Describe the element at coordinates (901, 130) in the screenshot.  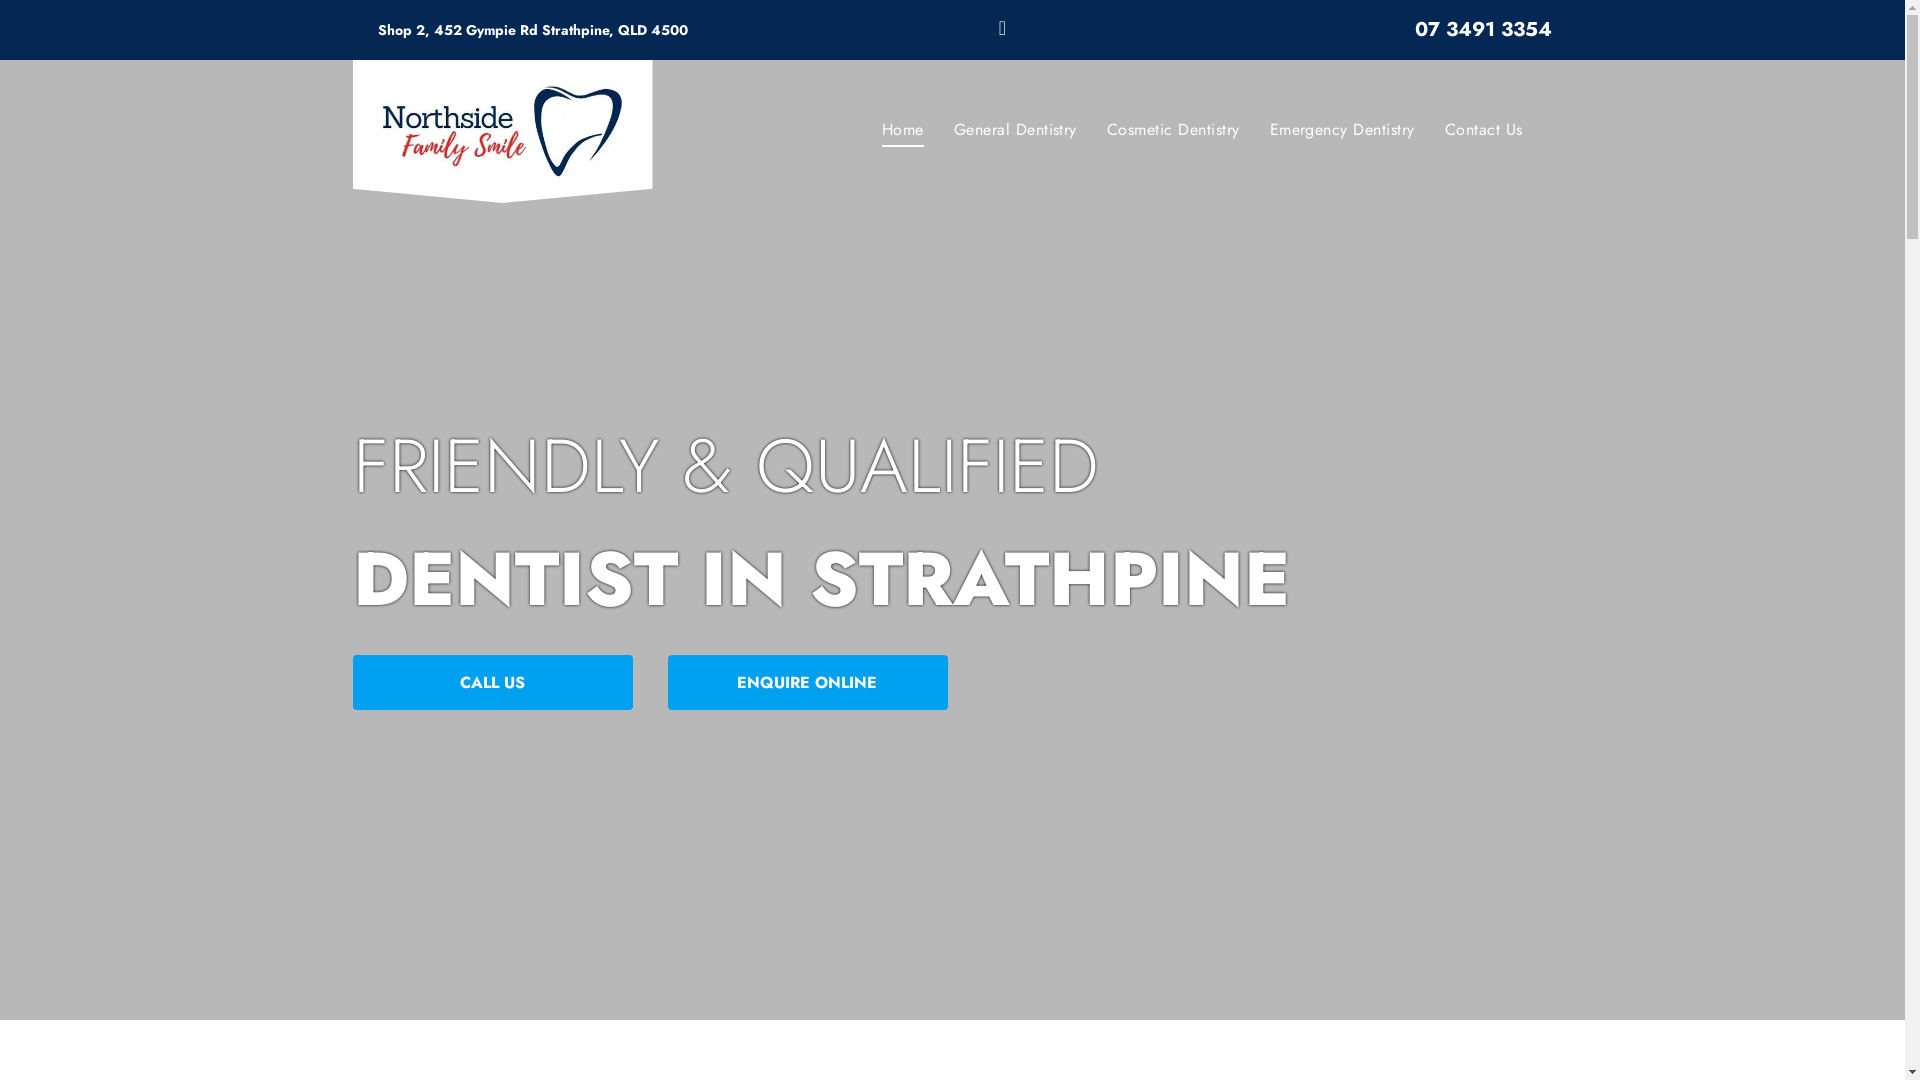
I see `'Home'` at that location.